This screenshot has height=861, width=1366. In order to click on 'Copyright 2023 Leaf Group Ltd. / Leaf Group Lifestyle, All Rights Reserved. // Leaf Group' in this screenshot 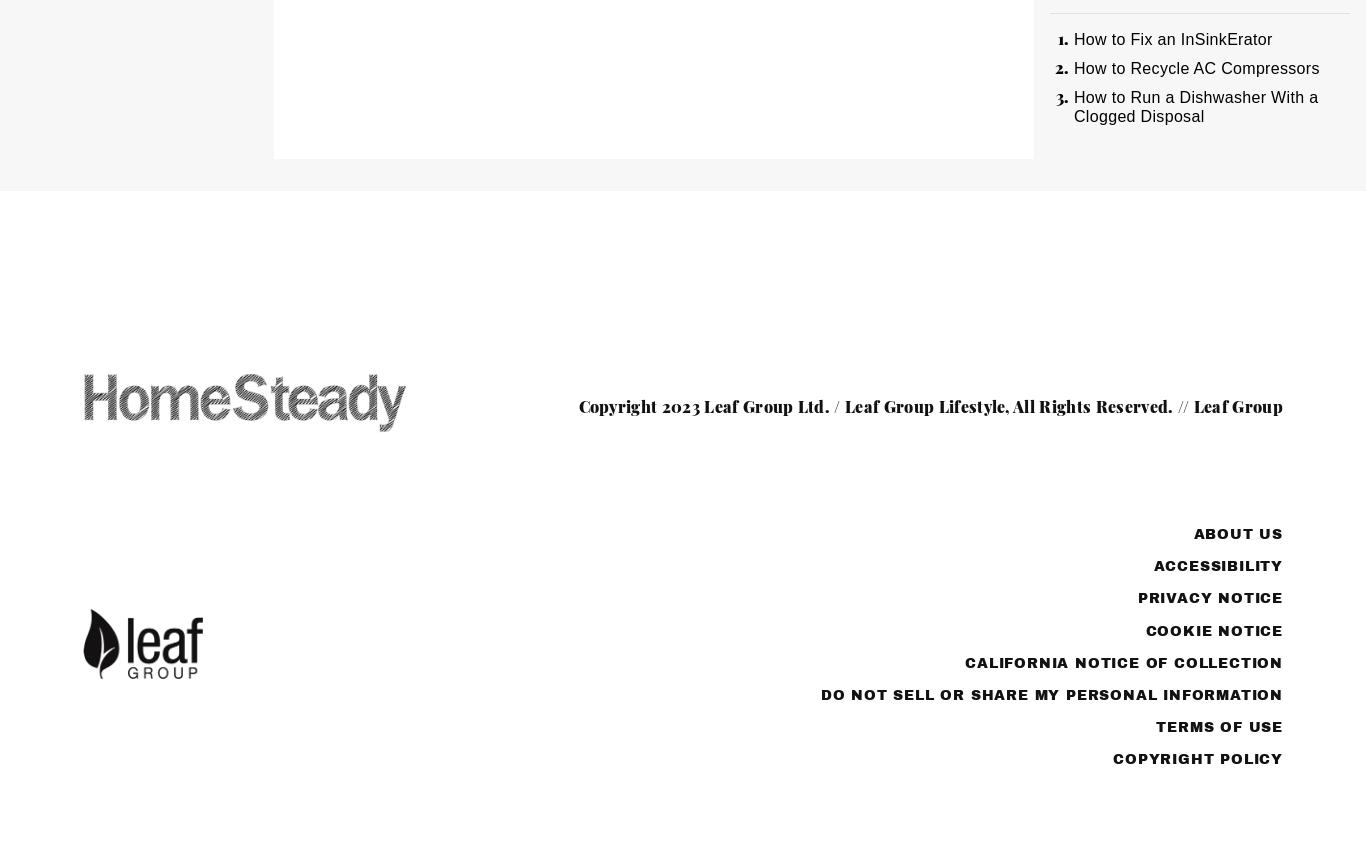, I will do `click(930, 405)`.